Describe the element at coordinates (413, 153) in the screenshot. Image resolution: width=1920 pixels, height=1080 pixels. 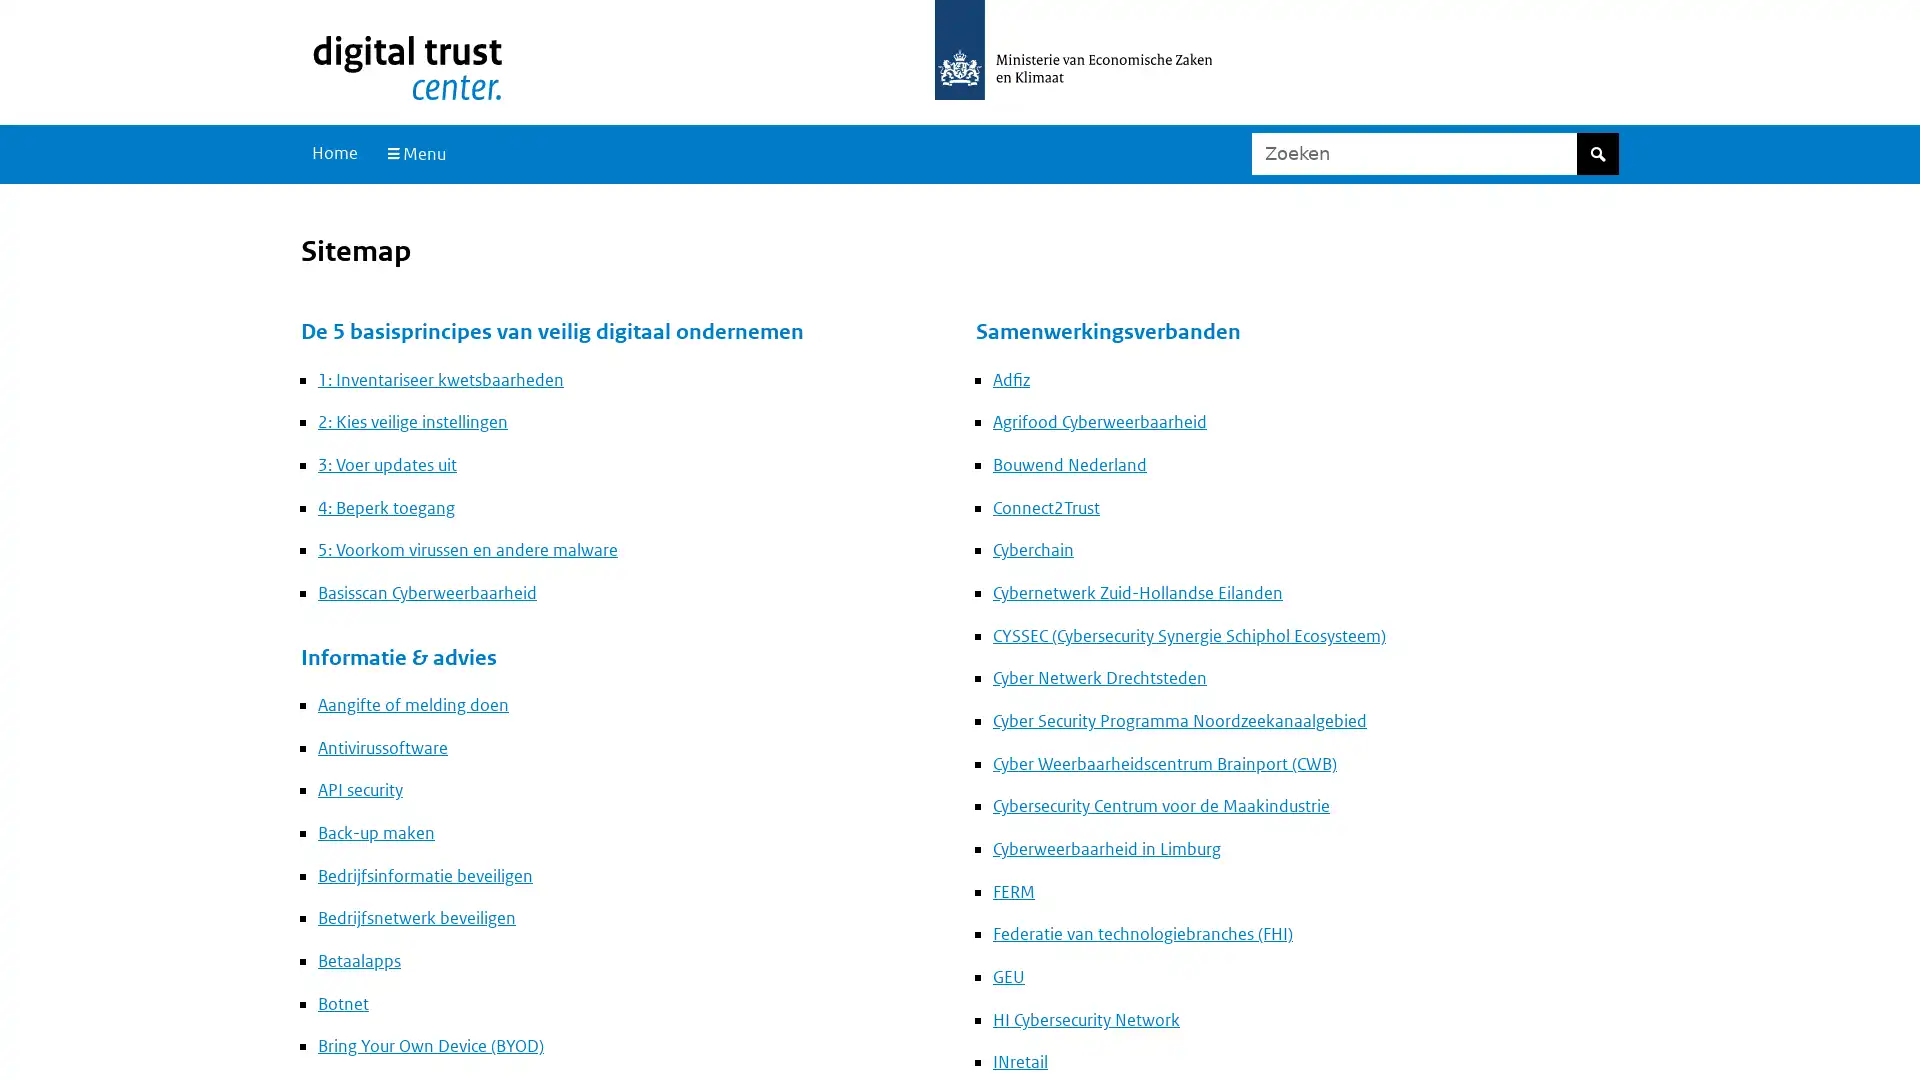
I see `Toggle navigation` at that location.